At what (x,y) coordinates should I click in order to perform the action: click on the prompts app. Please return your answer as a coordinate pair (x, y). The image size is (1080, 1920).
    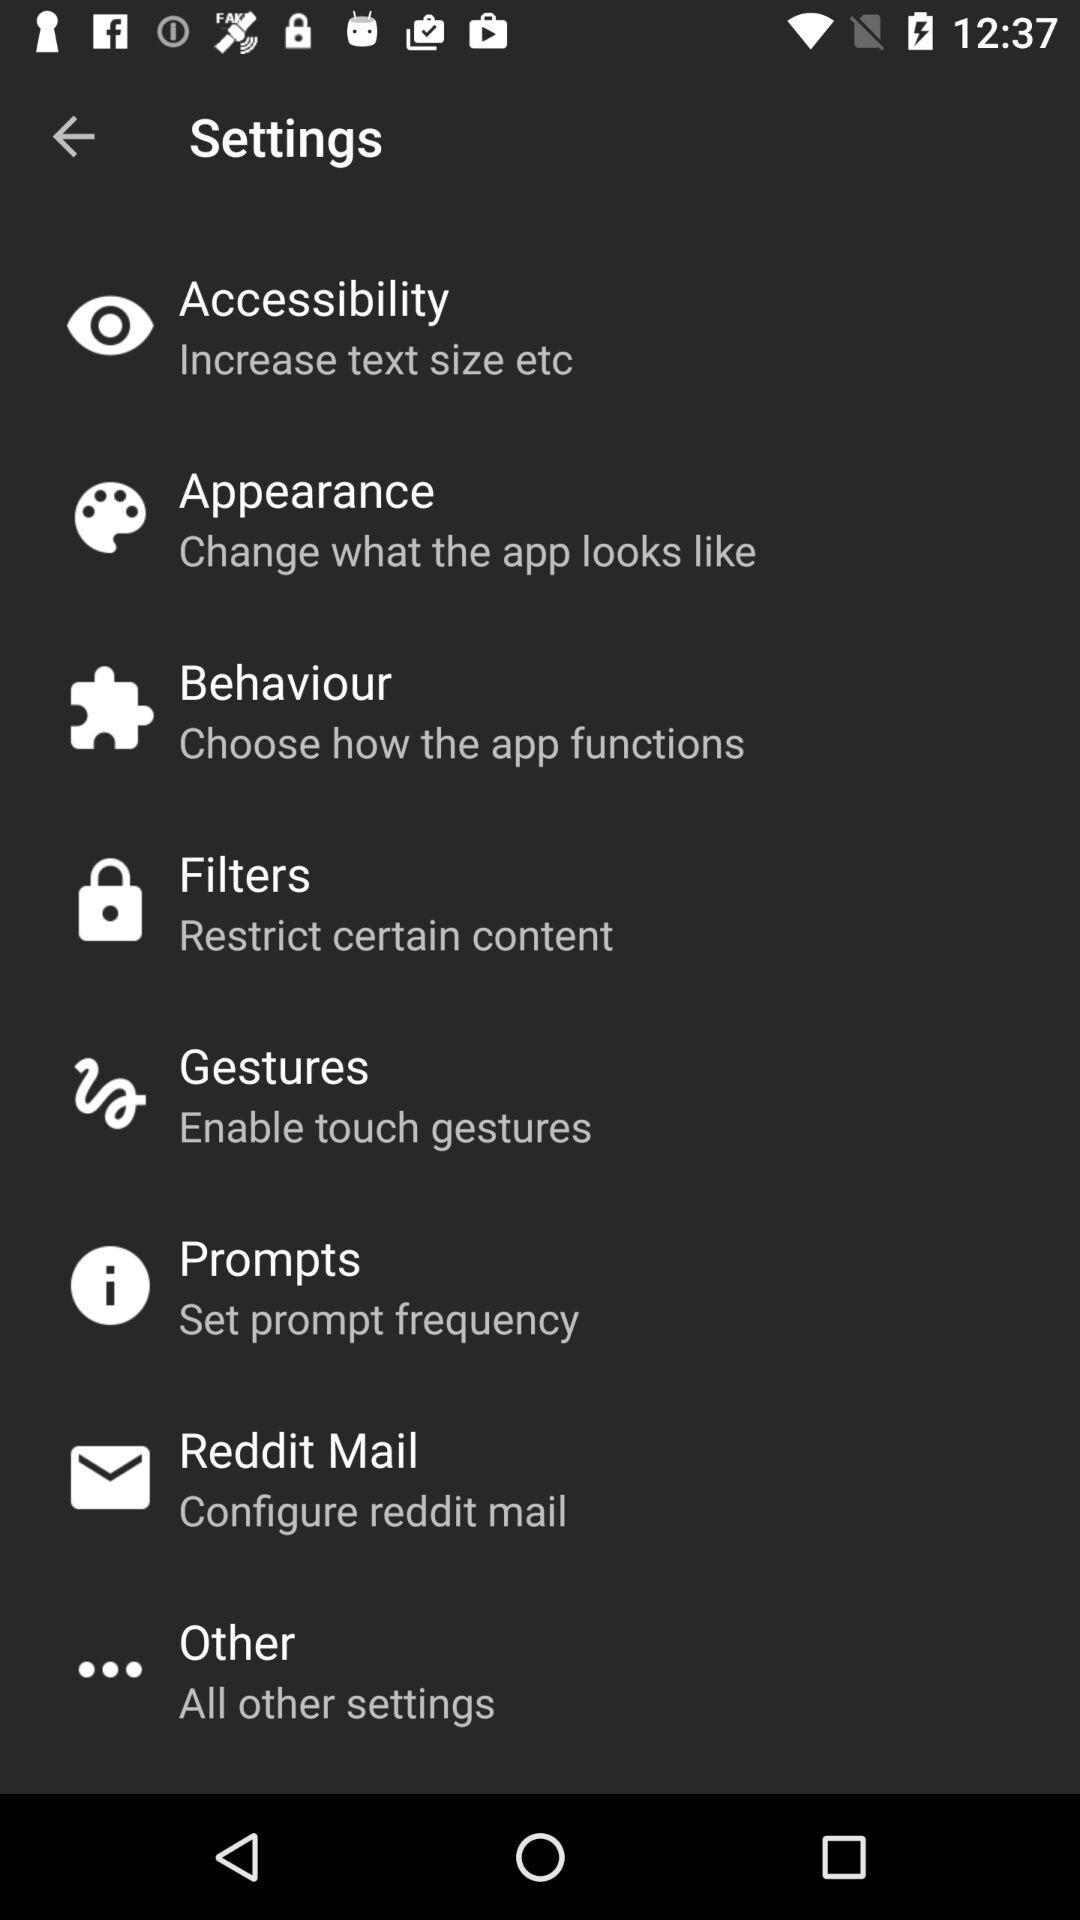
    Looking at the image, I should click on (270, 1256).